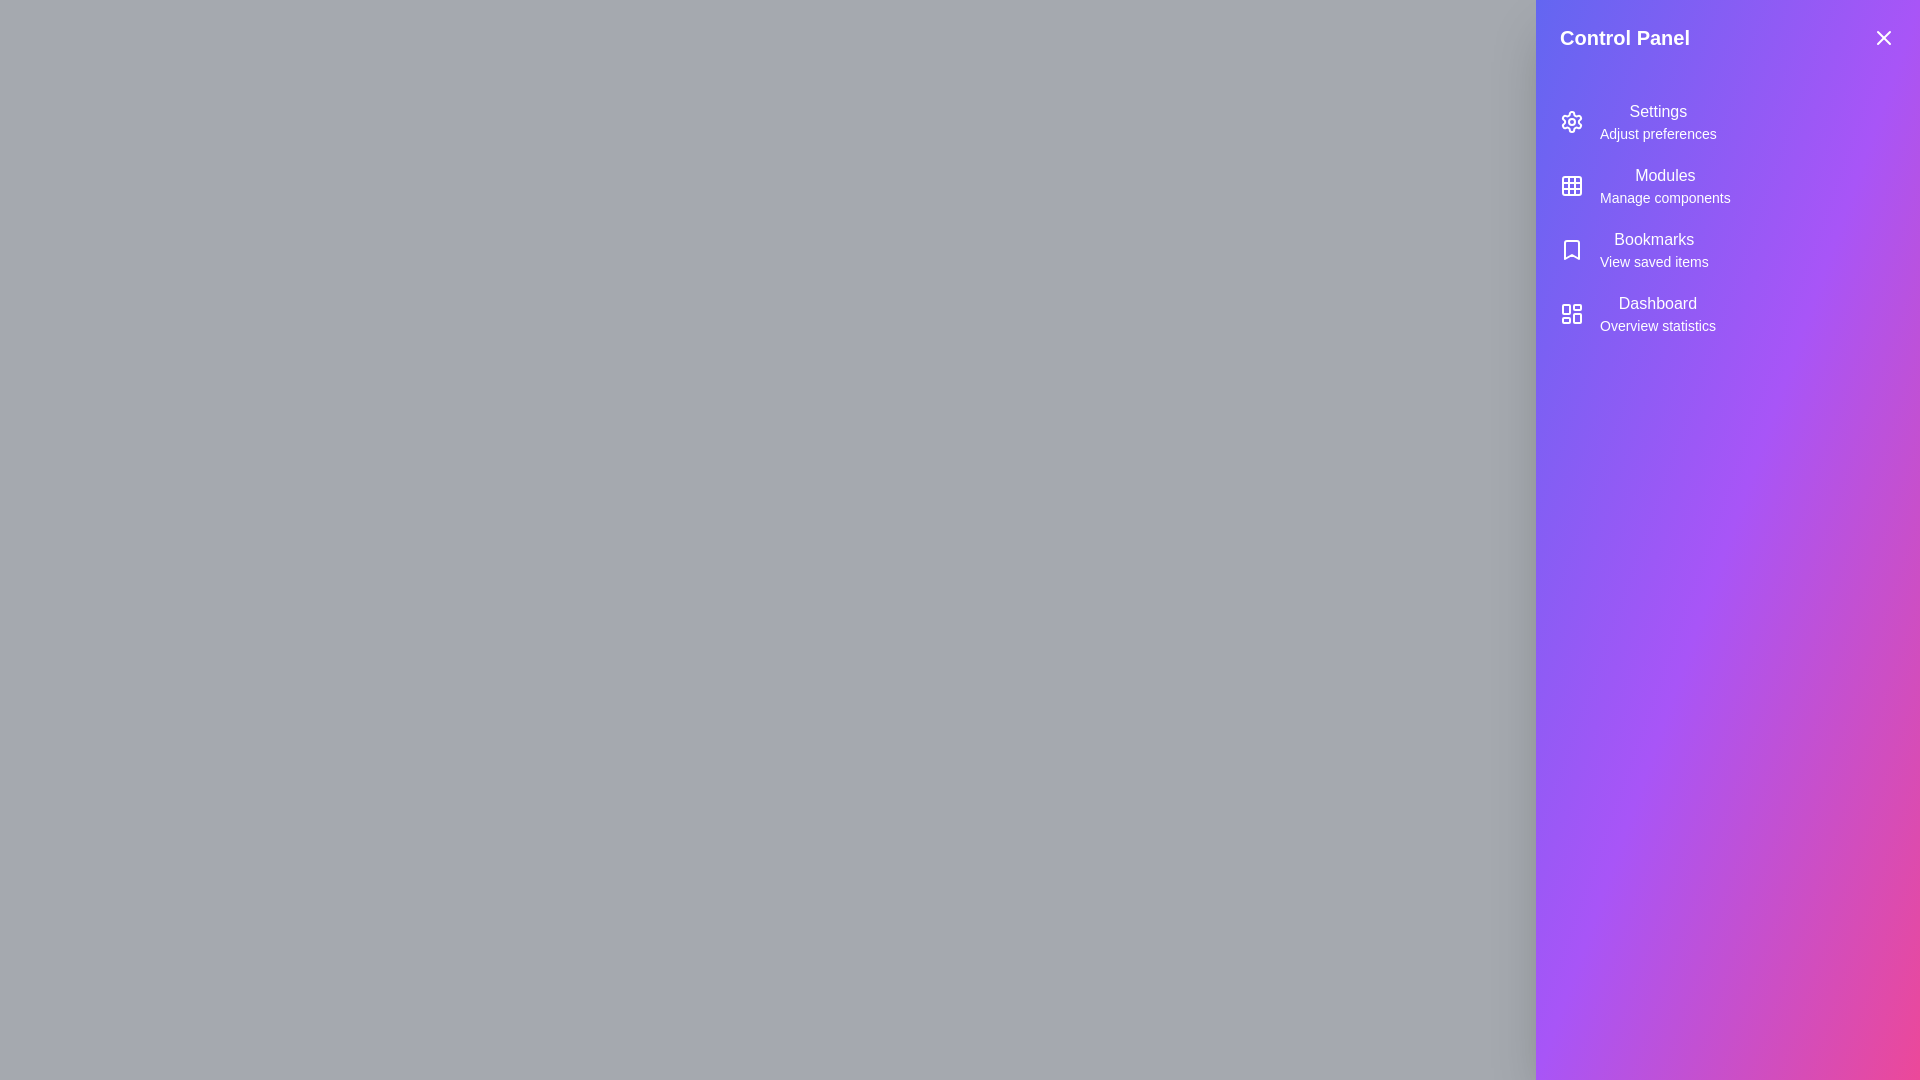 The height and width of the screenshot is (1080, 1920). Describe the element at coordinates (1882, 38) in the screenshot. I see `the close button located in the upper-right corner of the 'Control Panel' interface` at that location.